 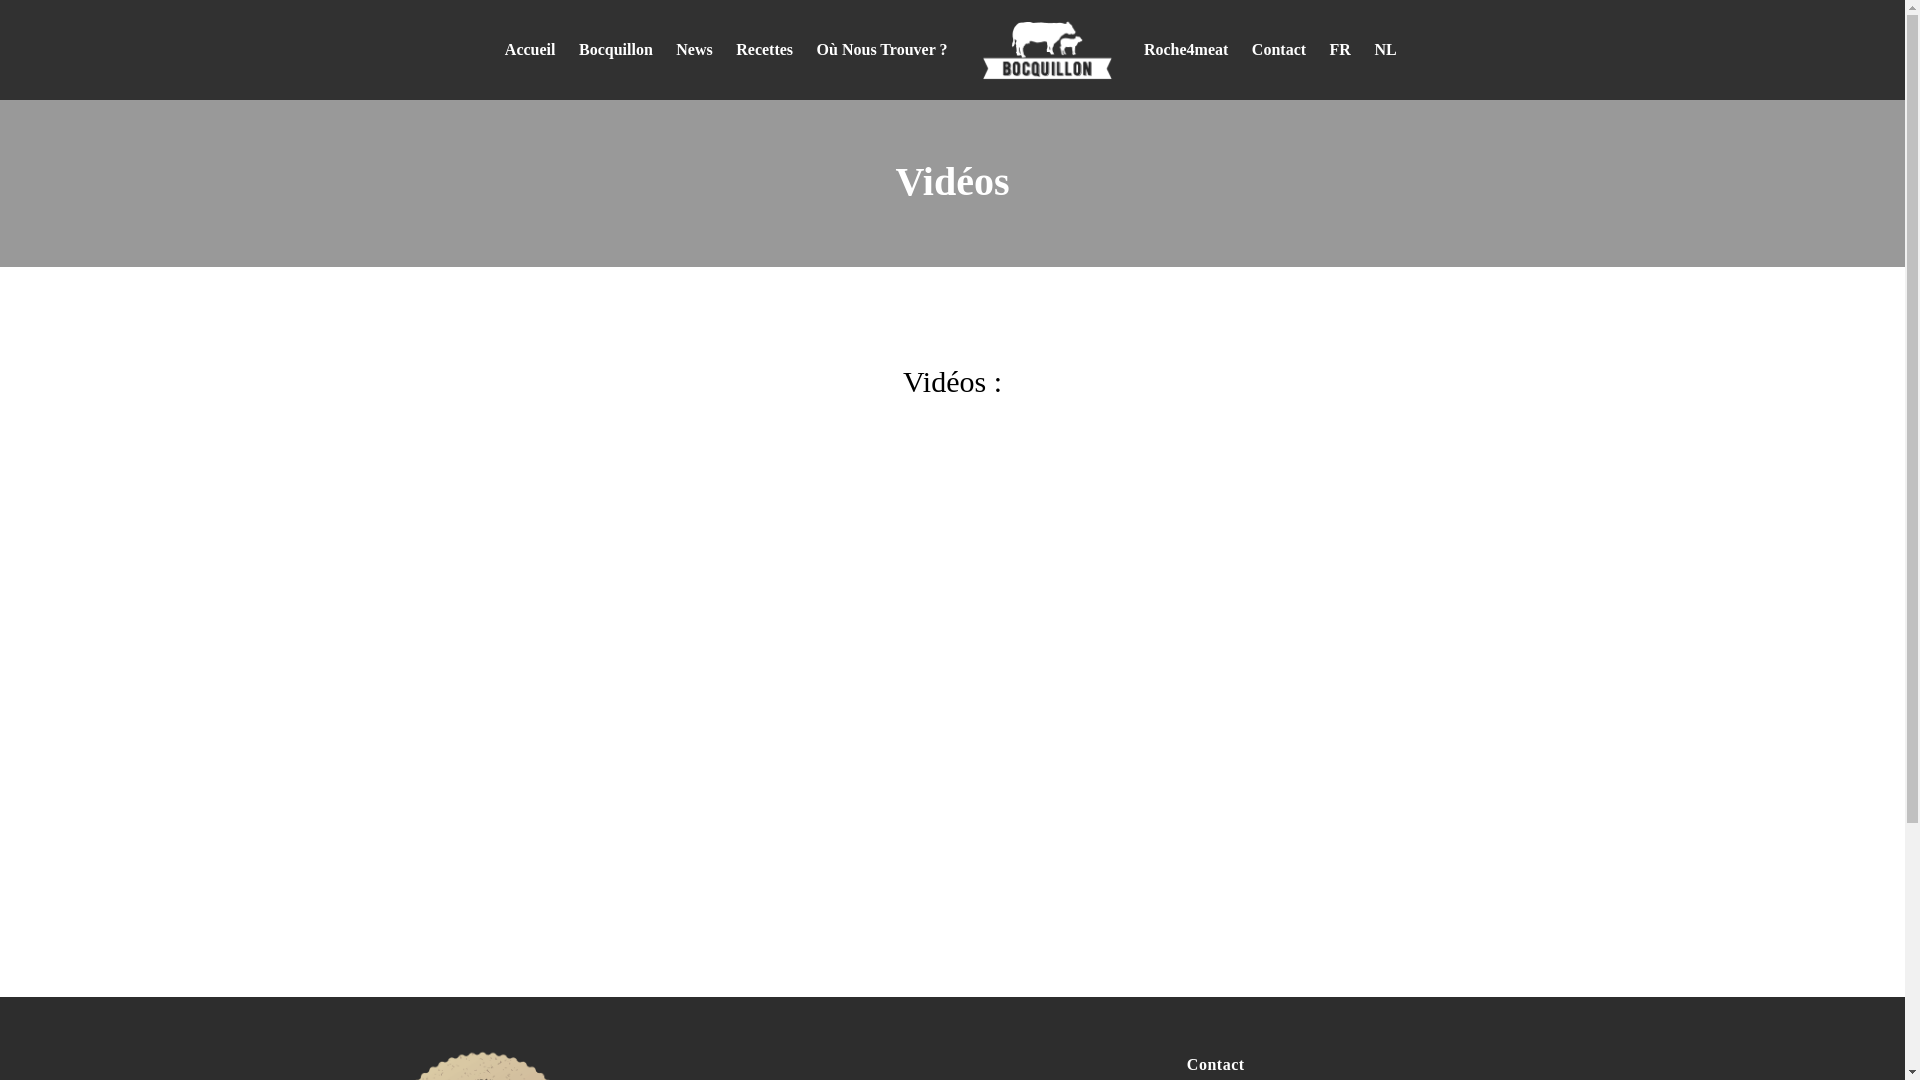 I want to click on 'Accueil', so click(x=494, y=49).